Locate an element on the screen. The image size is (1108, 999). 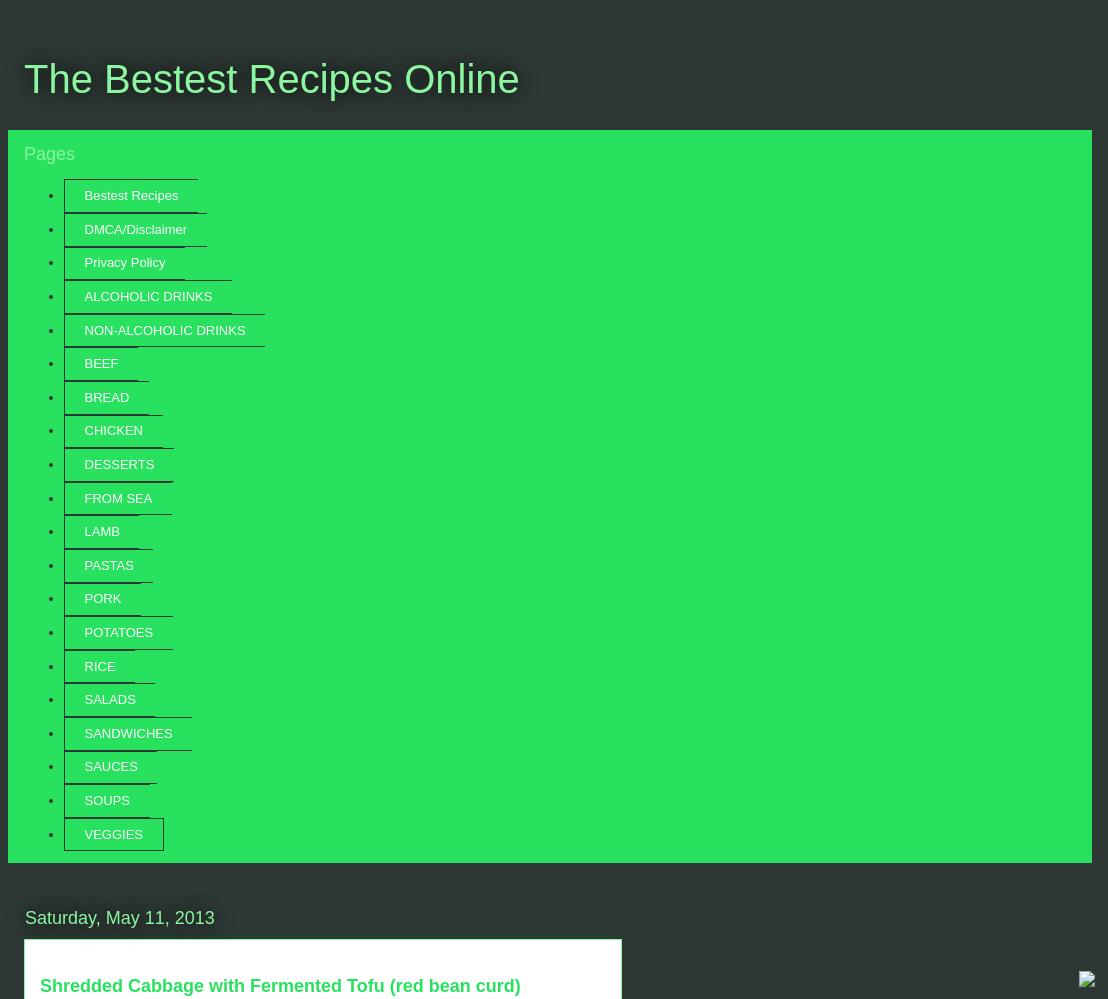
'The Bestest Recipes Online' is located at coordinates (270, 77).